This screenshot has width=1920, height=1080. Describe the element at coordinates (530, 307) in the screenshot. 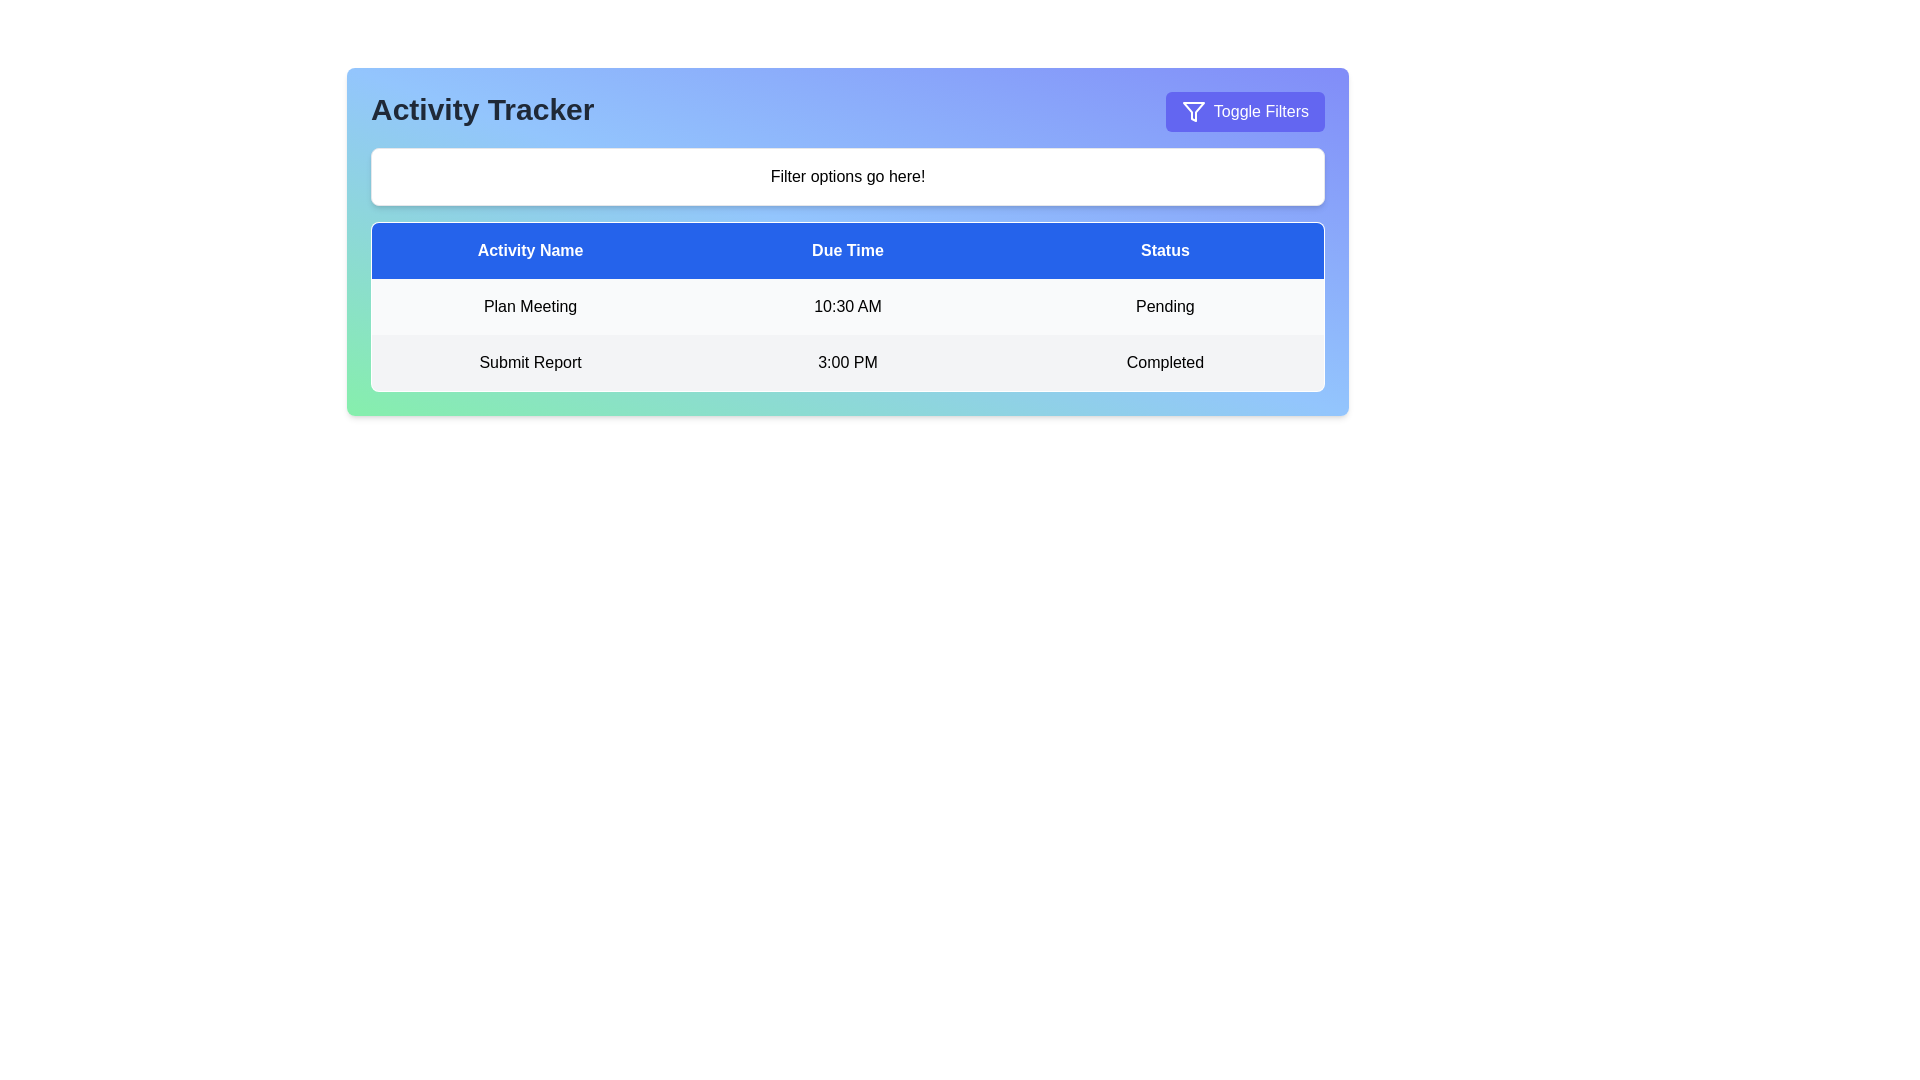

I see `the static text label displaying 'Plan Meeting' in bold black font, centrally aligned within its space, located in the first row of the 'Activity Name' column` at that location.